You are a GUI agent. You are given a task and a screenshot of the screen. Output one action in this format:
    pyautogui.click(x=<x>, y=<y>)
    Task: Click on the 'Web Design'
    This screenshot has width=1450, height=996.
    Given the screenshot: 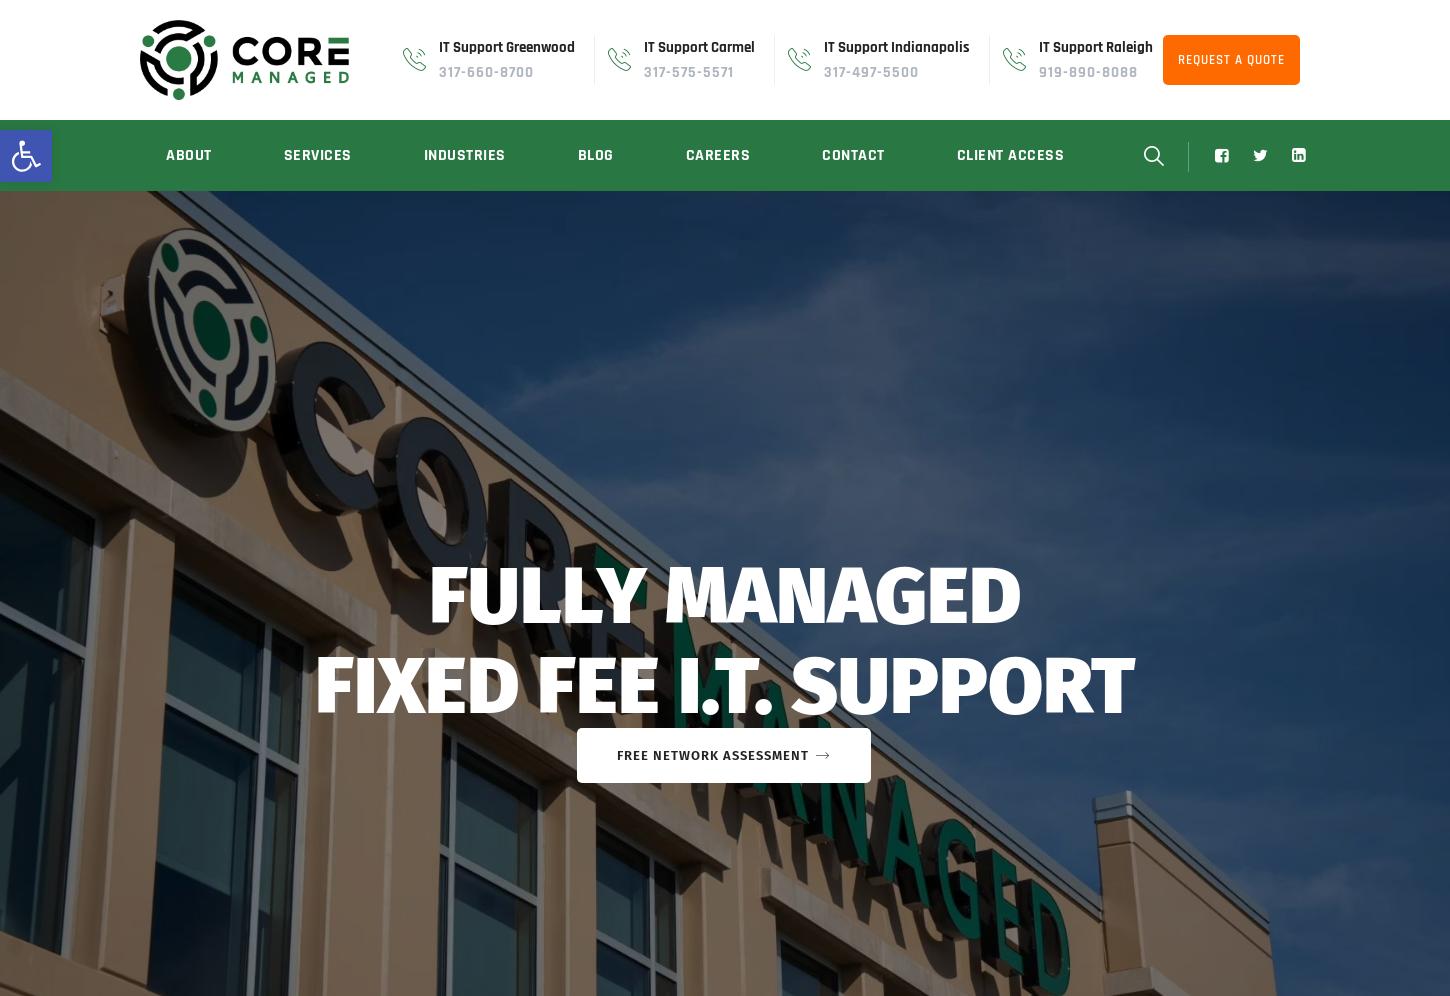 What is the action you would take?
    pyautogui.click(x=310, y=654)
    